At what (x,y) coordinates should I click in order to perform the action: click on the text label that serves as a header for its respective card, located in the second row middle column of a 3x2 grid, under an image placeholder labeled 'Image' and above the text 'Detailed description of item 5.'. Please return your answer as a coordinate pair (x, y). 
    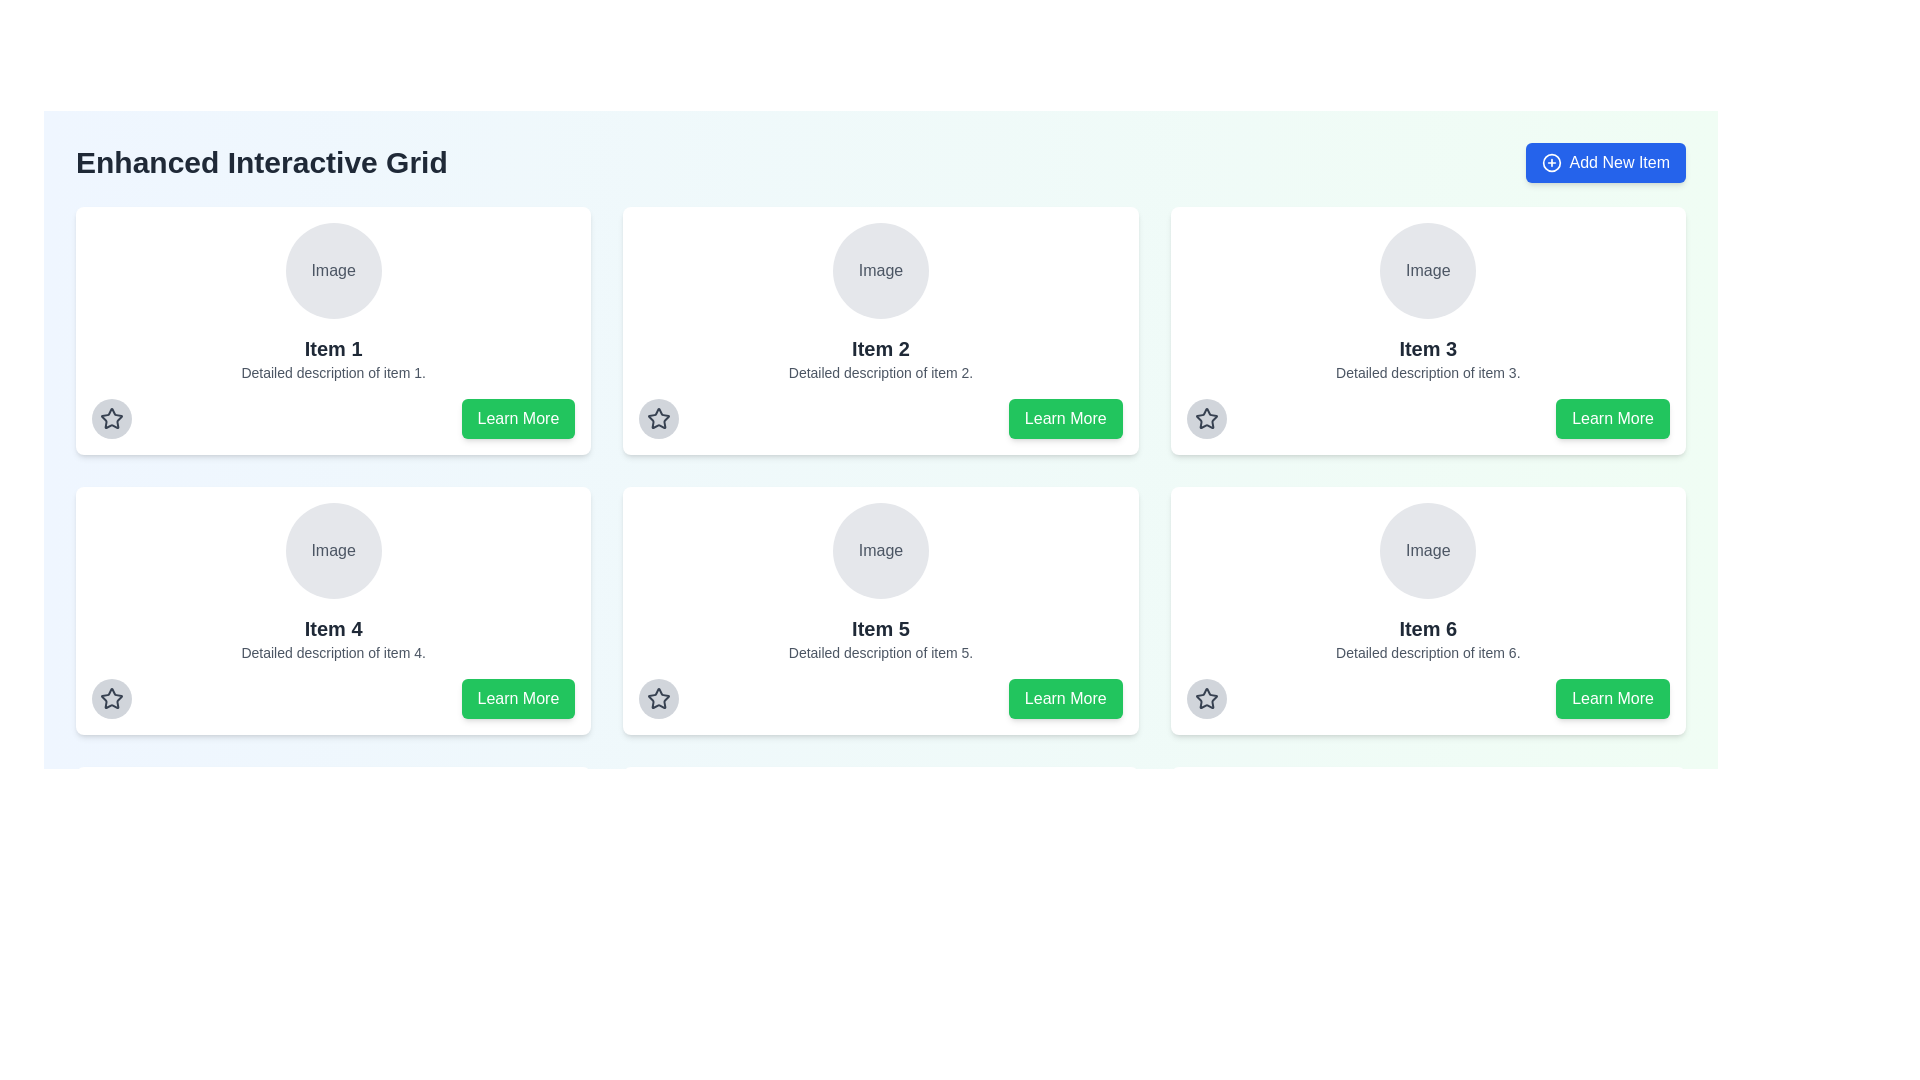
    Looking at the image, I should click on (880, 627).